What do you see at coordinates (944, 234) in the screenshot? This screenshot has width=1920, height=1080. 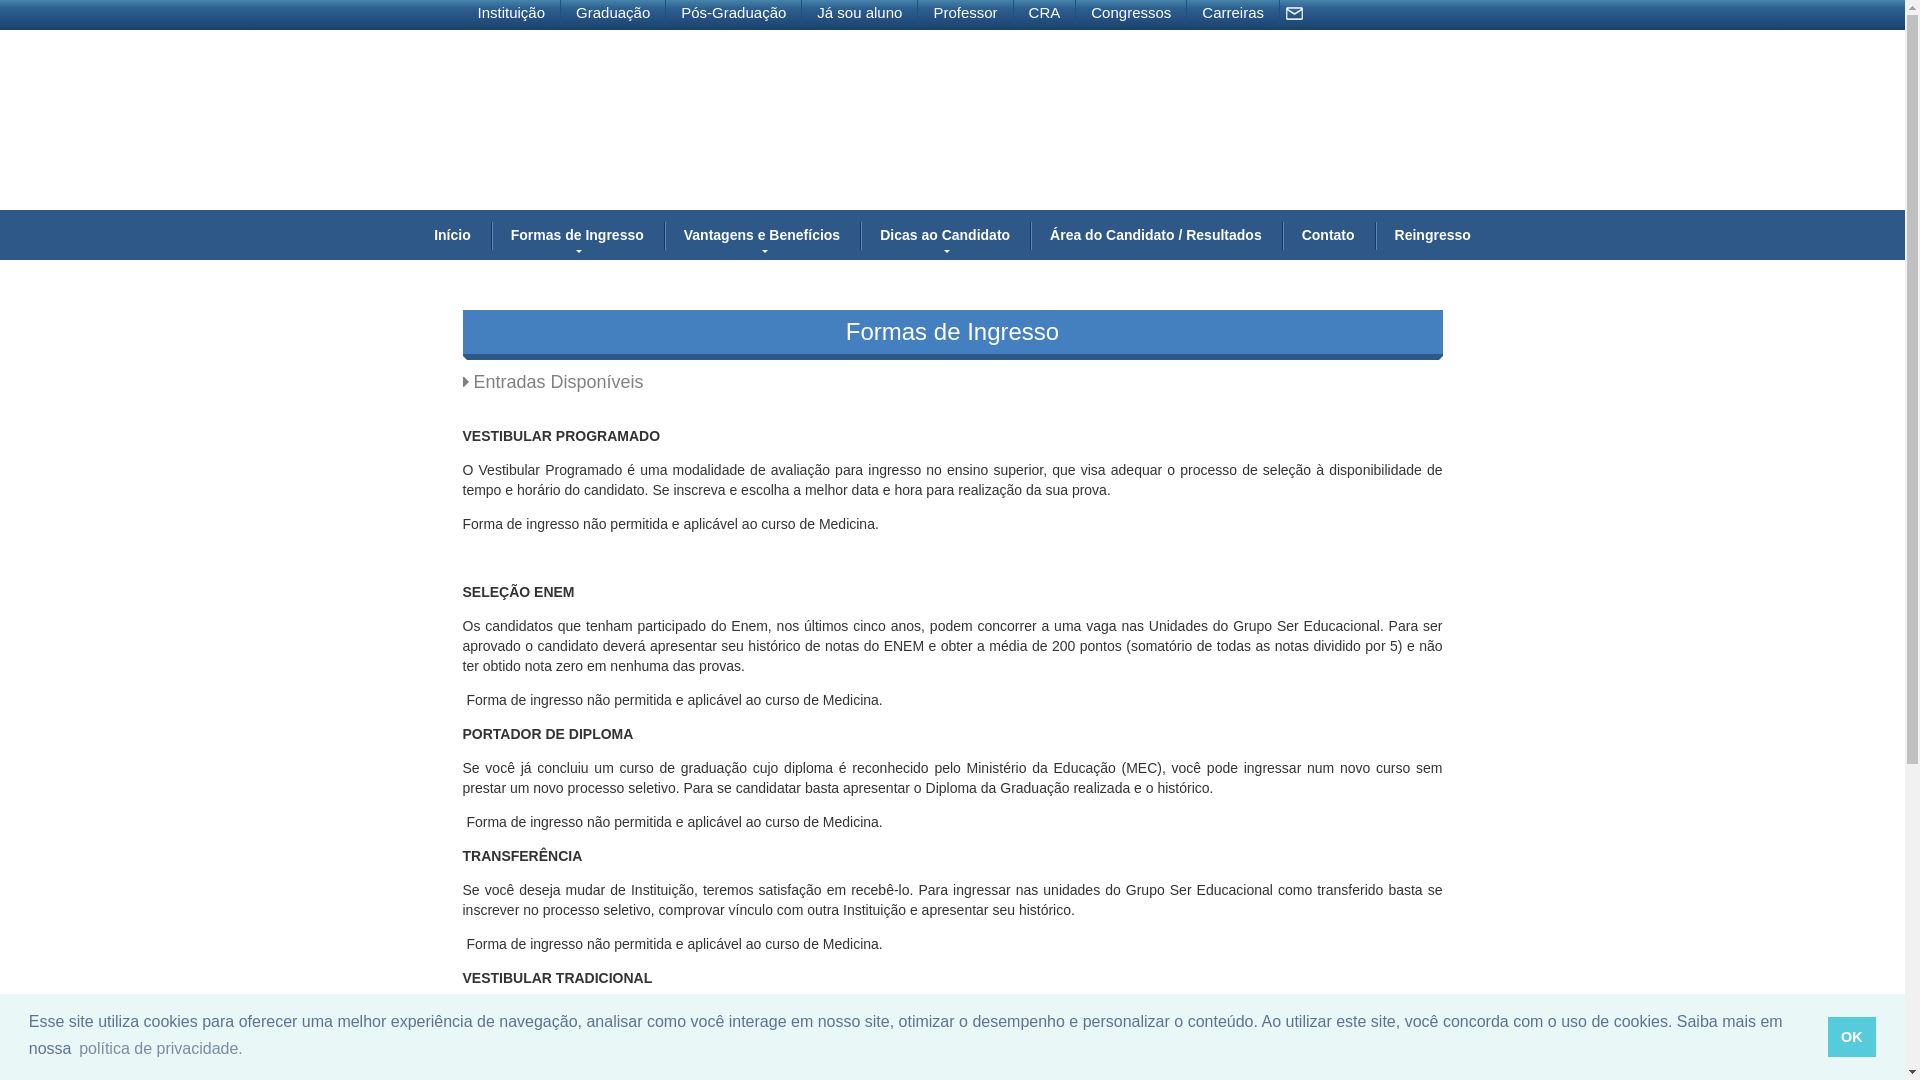 I see `'Dicas ao Candidato'` at bounding box center [944, 234].